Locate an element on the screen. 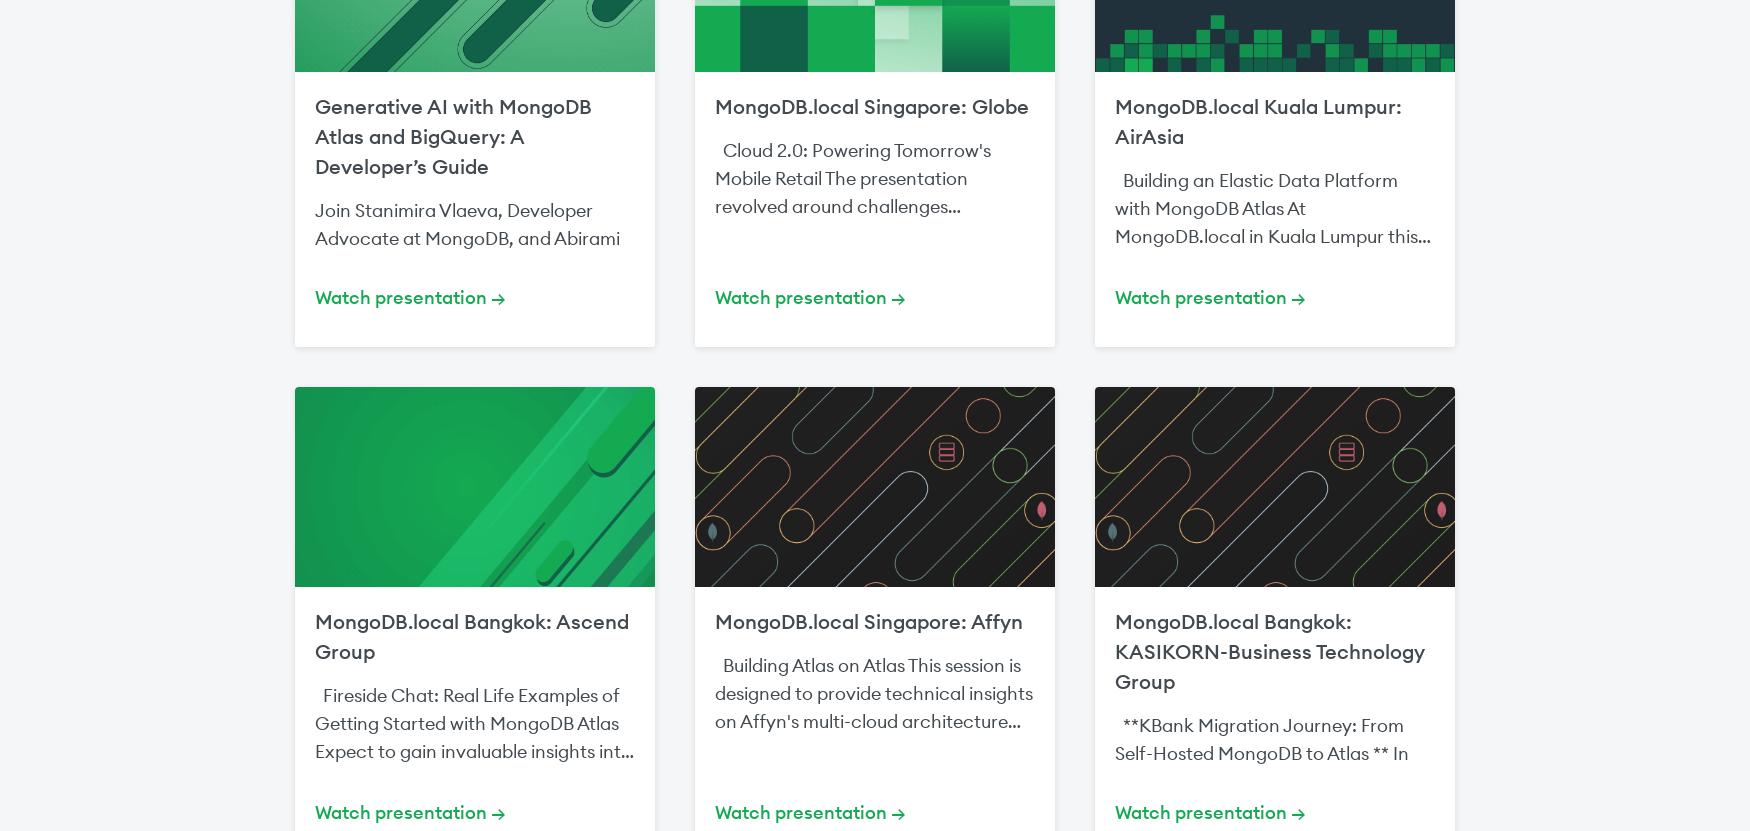  'Cloud 2.0: Powering Tomorrow's Mobile Retail



The presentation revolved around challenges enterprises face which have been on a cloud journey for a while and the need for constantly evolving from both a people and technology point of view to improve business efficiency and speed to market.


Speaker: Ricky Mohan, Head of Cloud Enablement & Service Operations, Globe Group' is located at coordinates (873, 290).